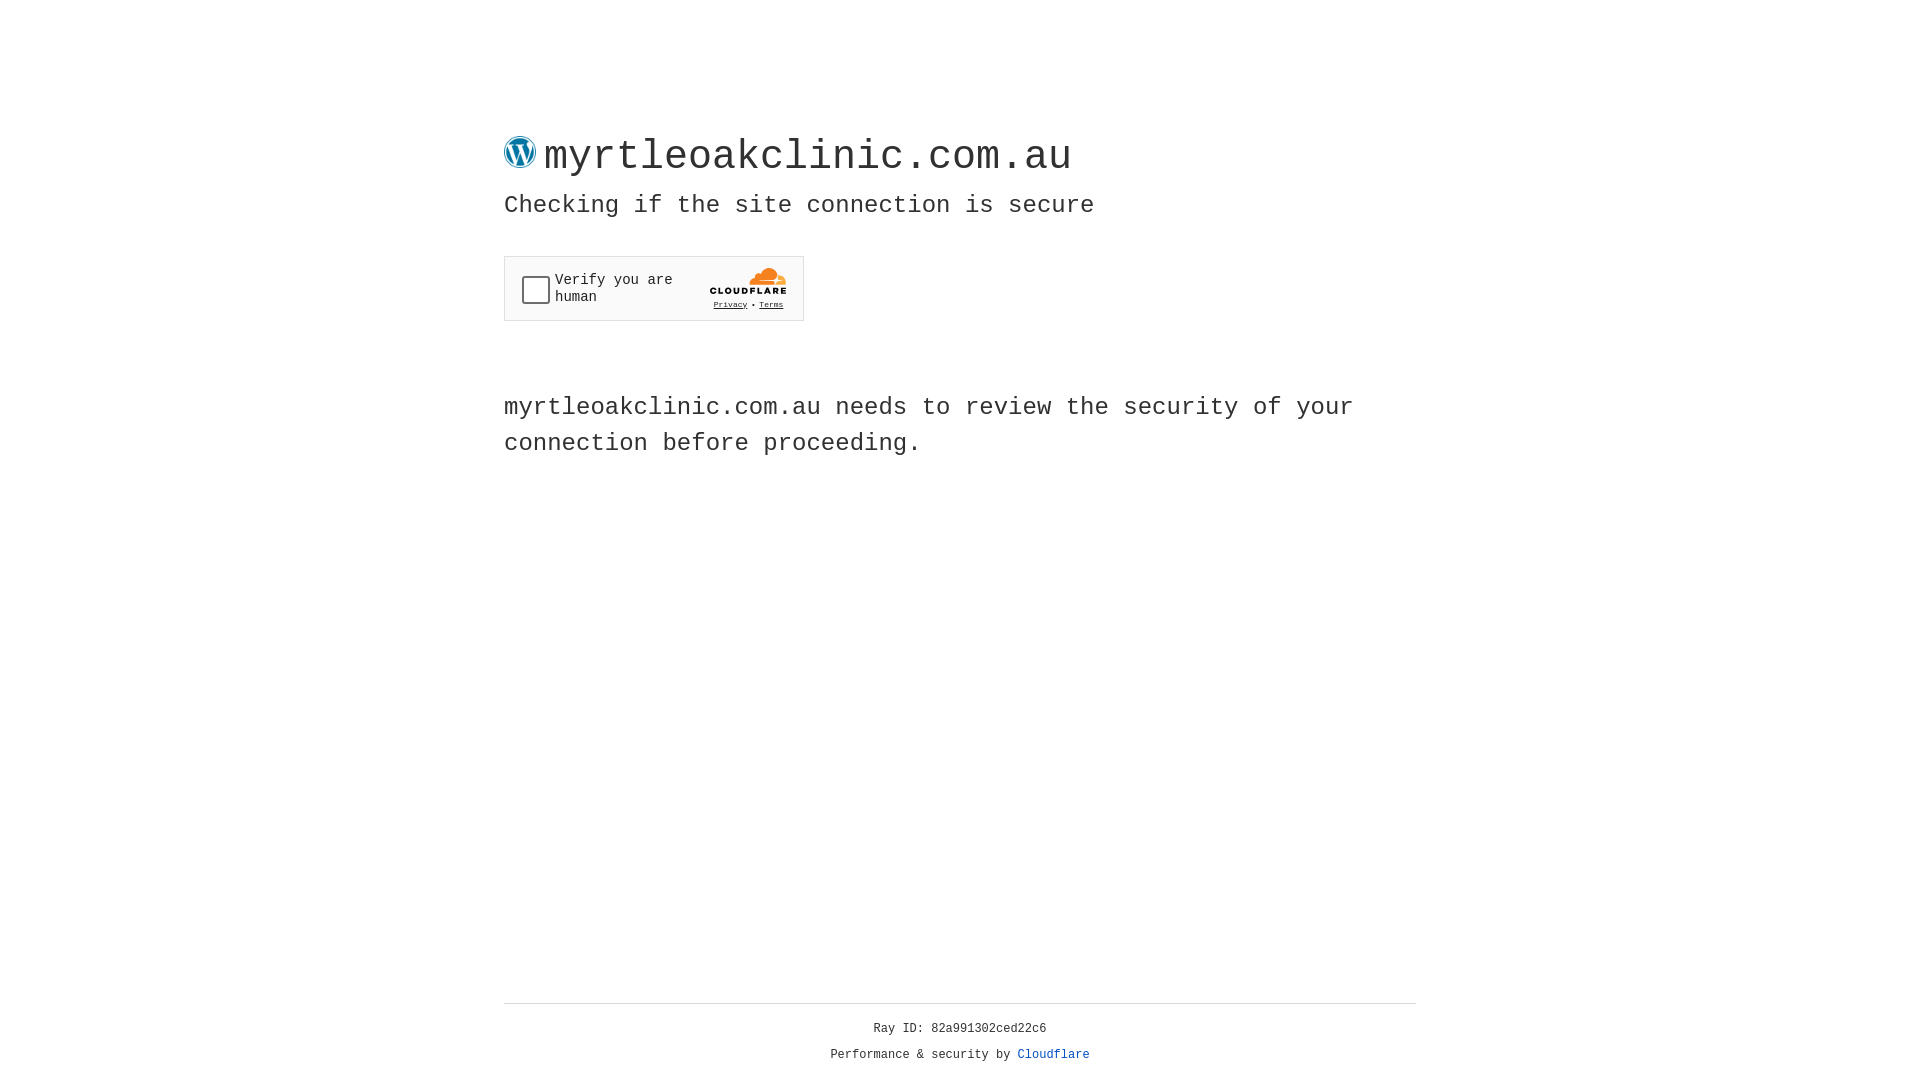  What do you see at coordinates (653, 288) in the screenshot?
I see `'Widget containing a Cloudflare security challenge'` at bounding box center [653, 288].